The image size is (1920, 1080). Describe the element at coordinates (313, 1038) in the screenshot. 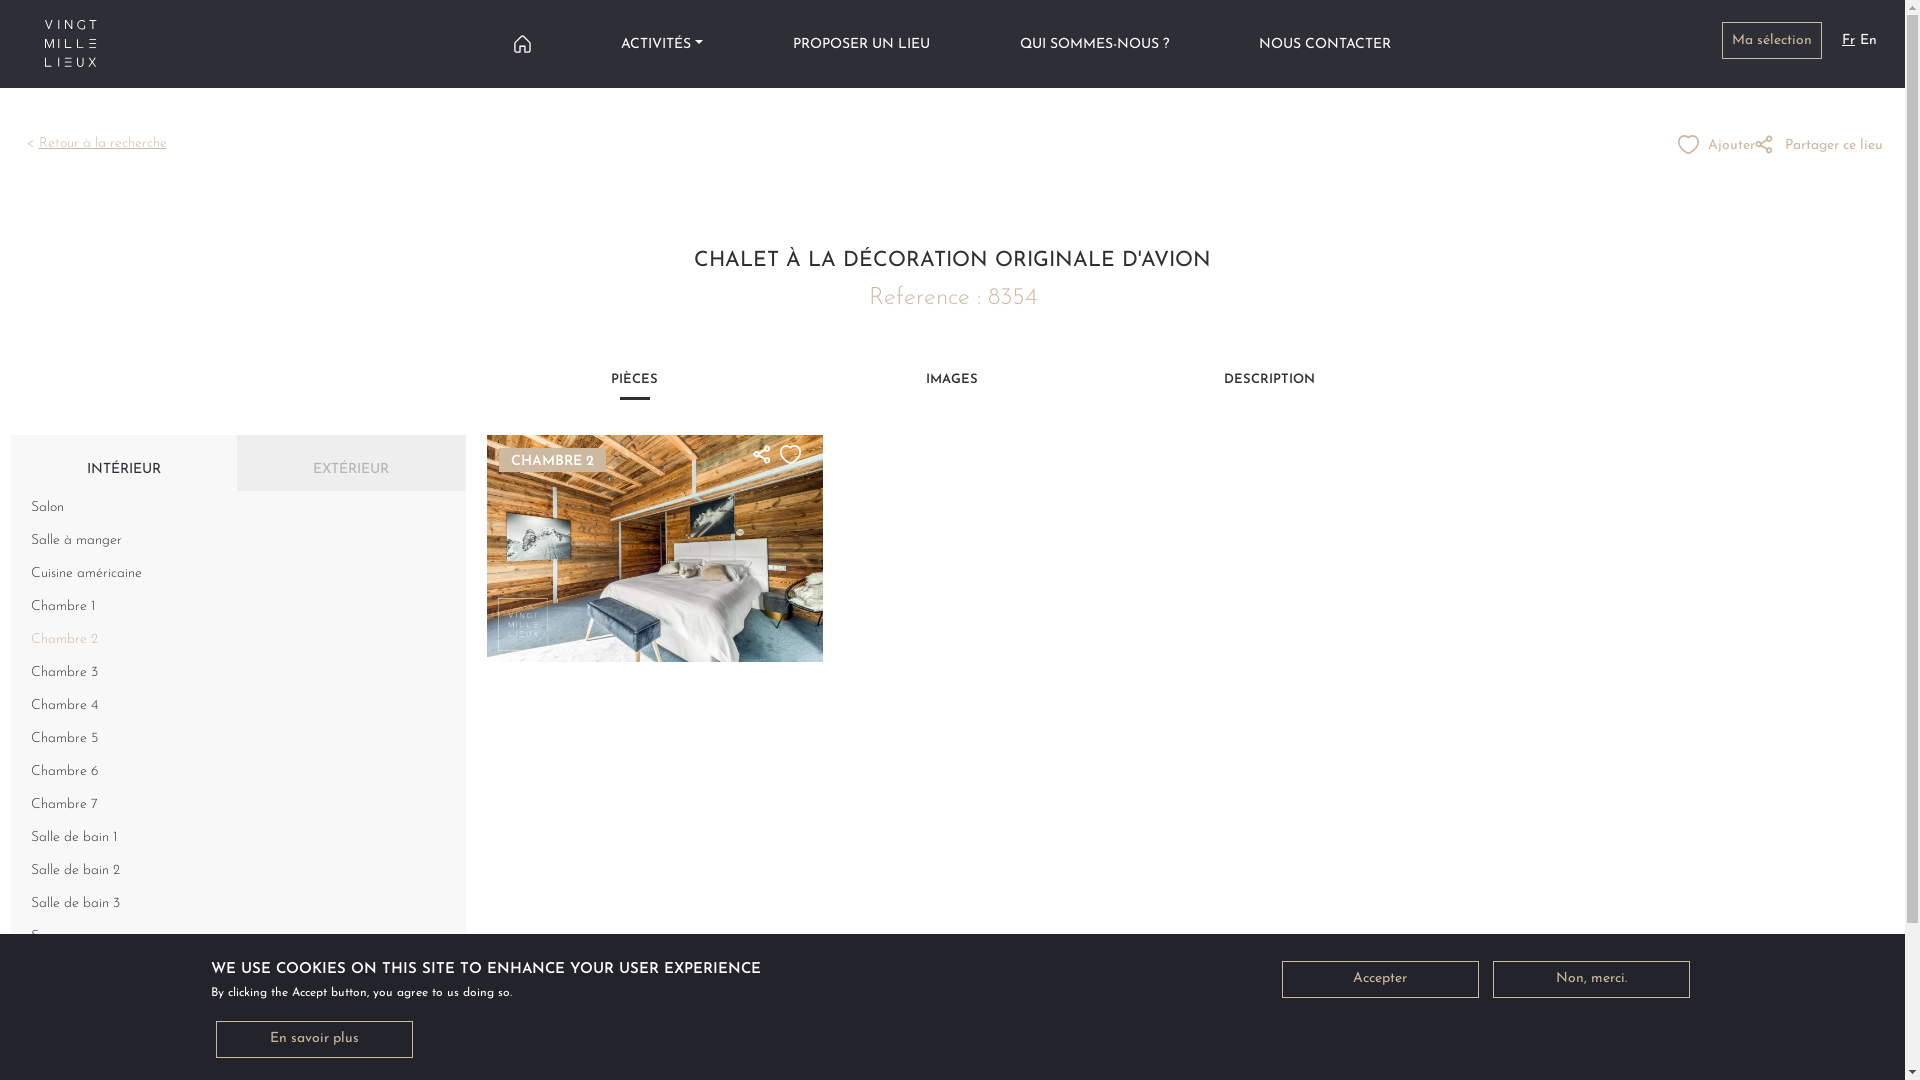

I see `'En savoir plus'` at that location.